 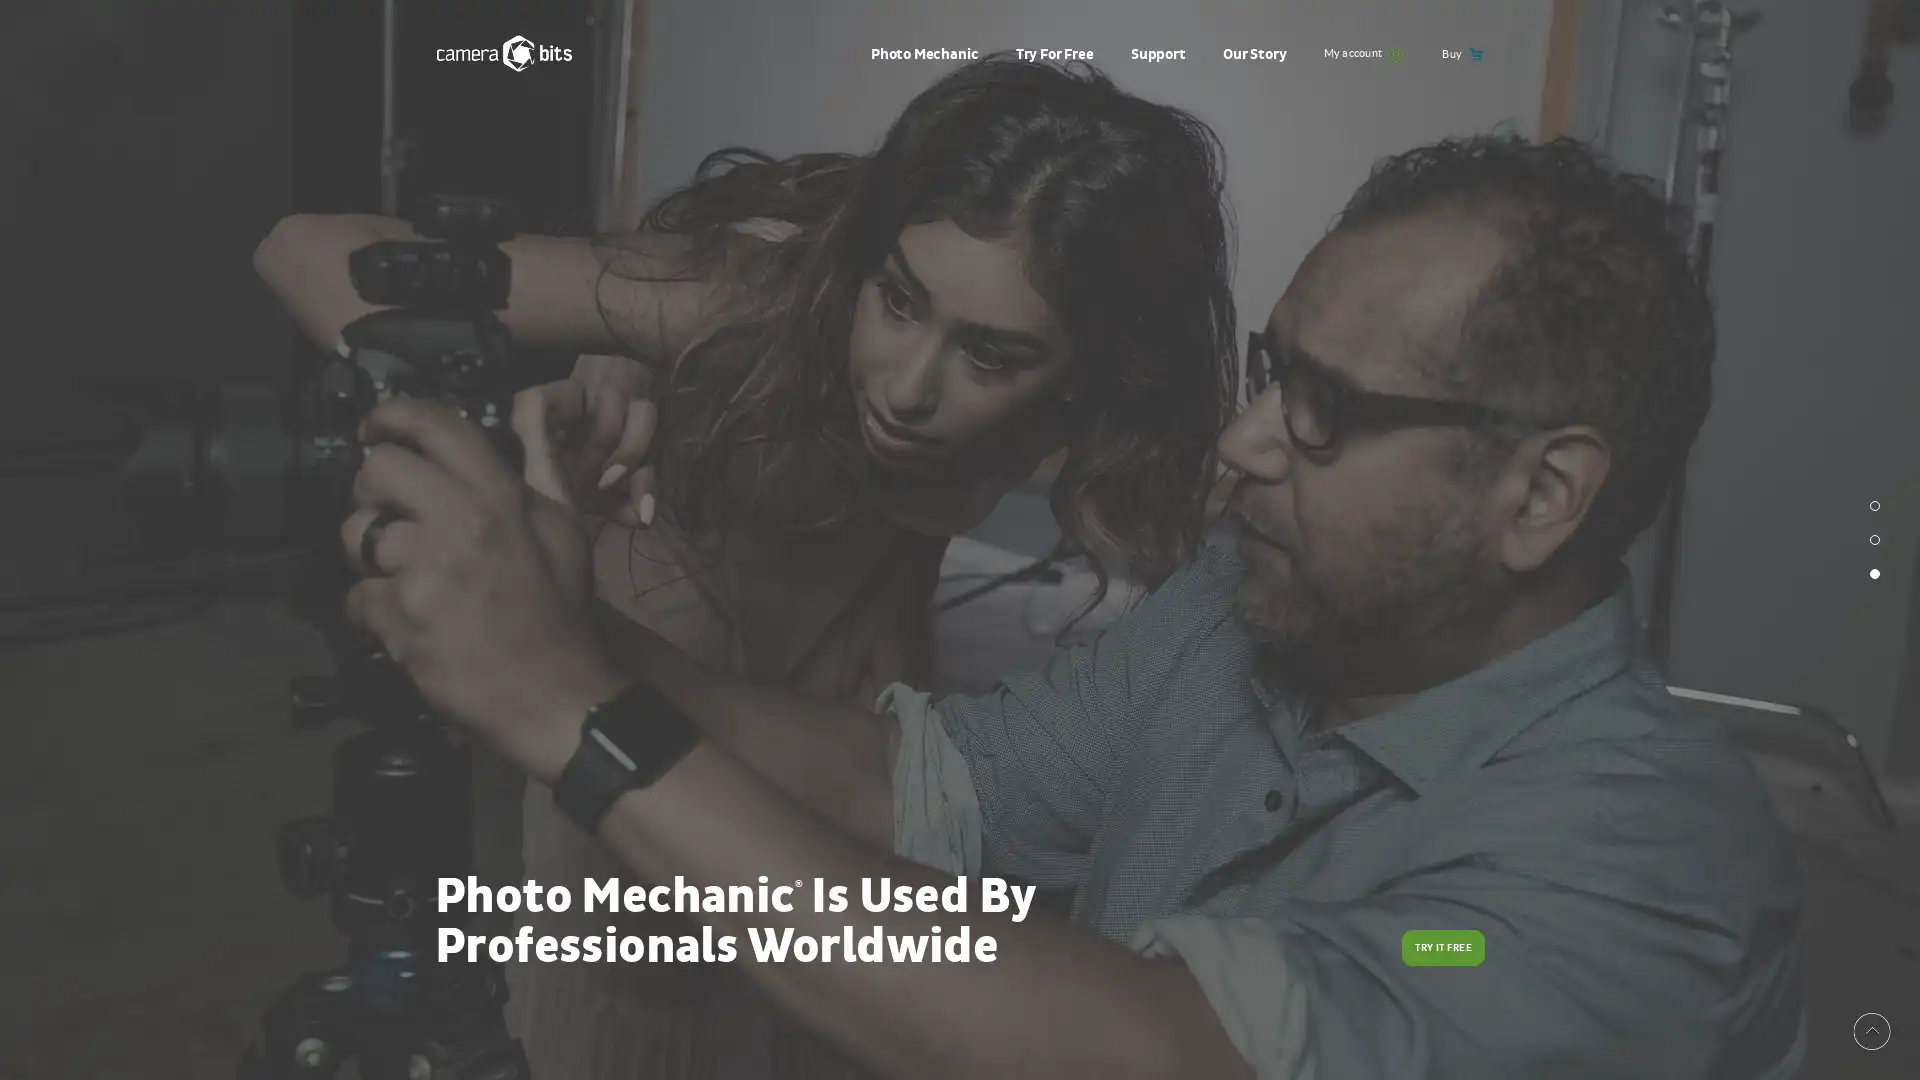 What do you see at coordinates (1874, 540) in the screenshot?
I see `2` at bounding box center [1874, 540].